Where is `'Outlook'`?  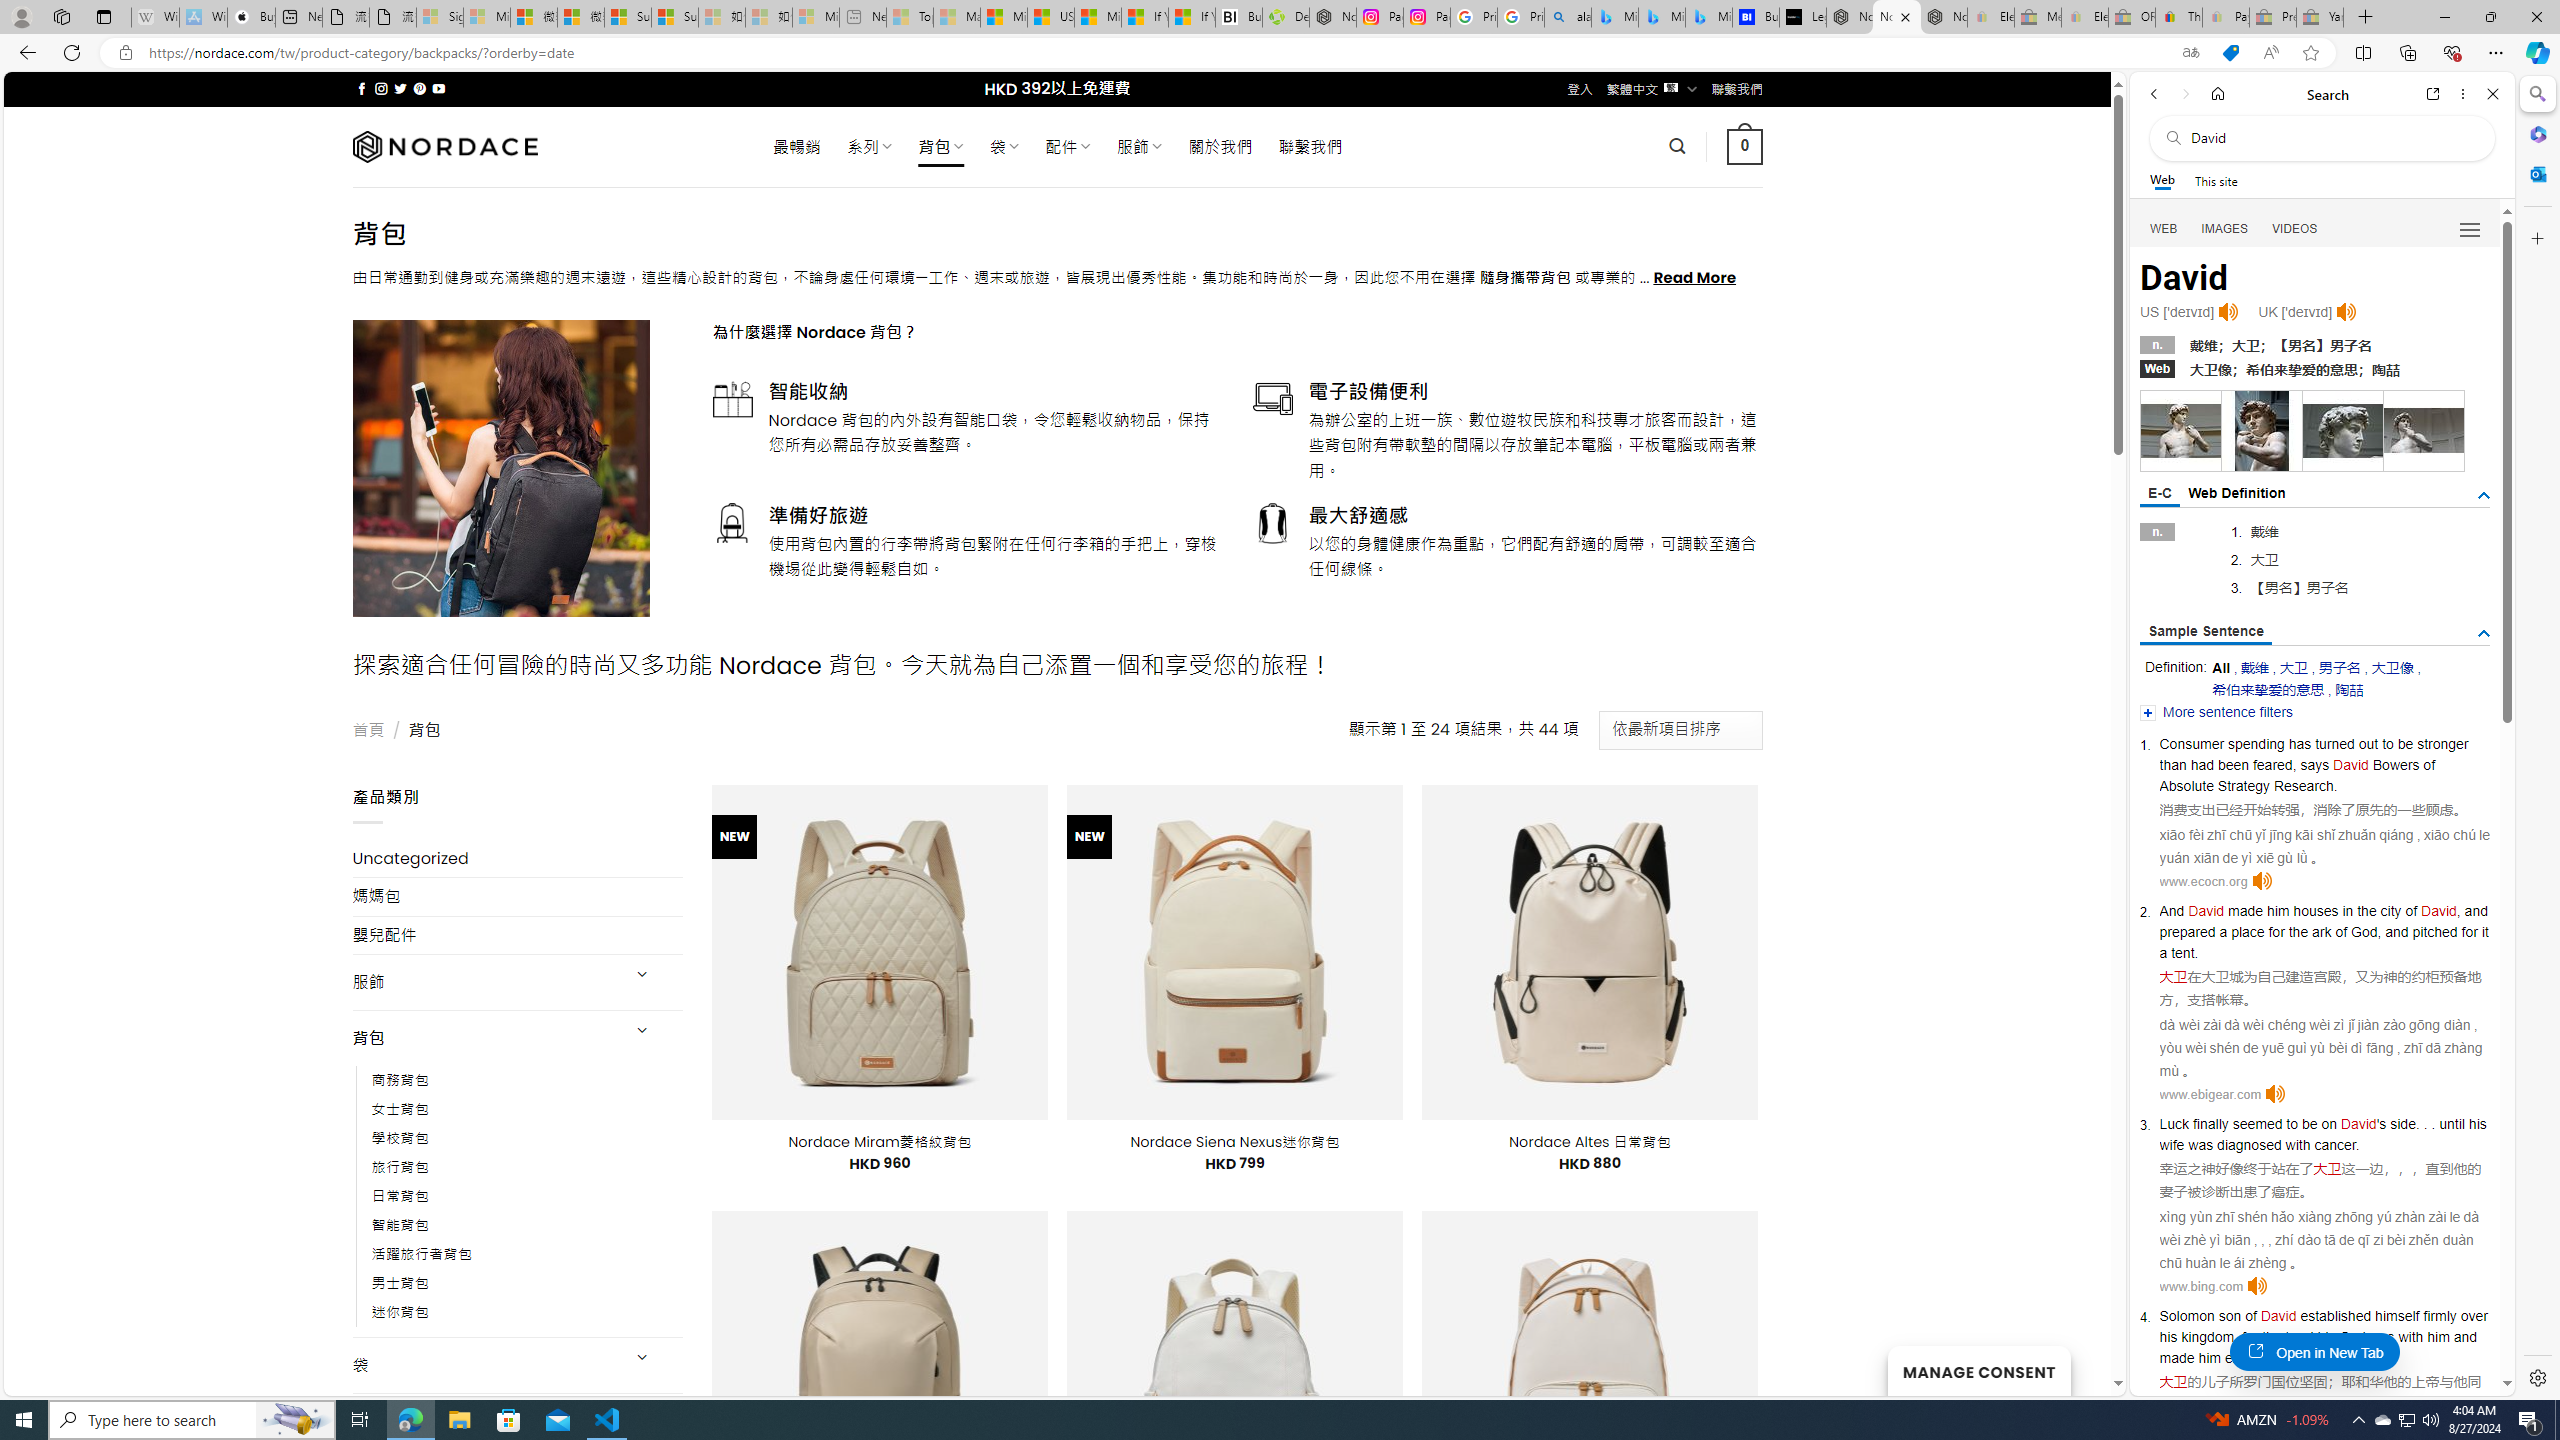 'Outlook' is located at coordinates (2535, 172).